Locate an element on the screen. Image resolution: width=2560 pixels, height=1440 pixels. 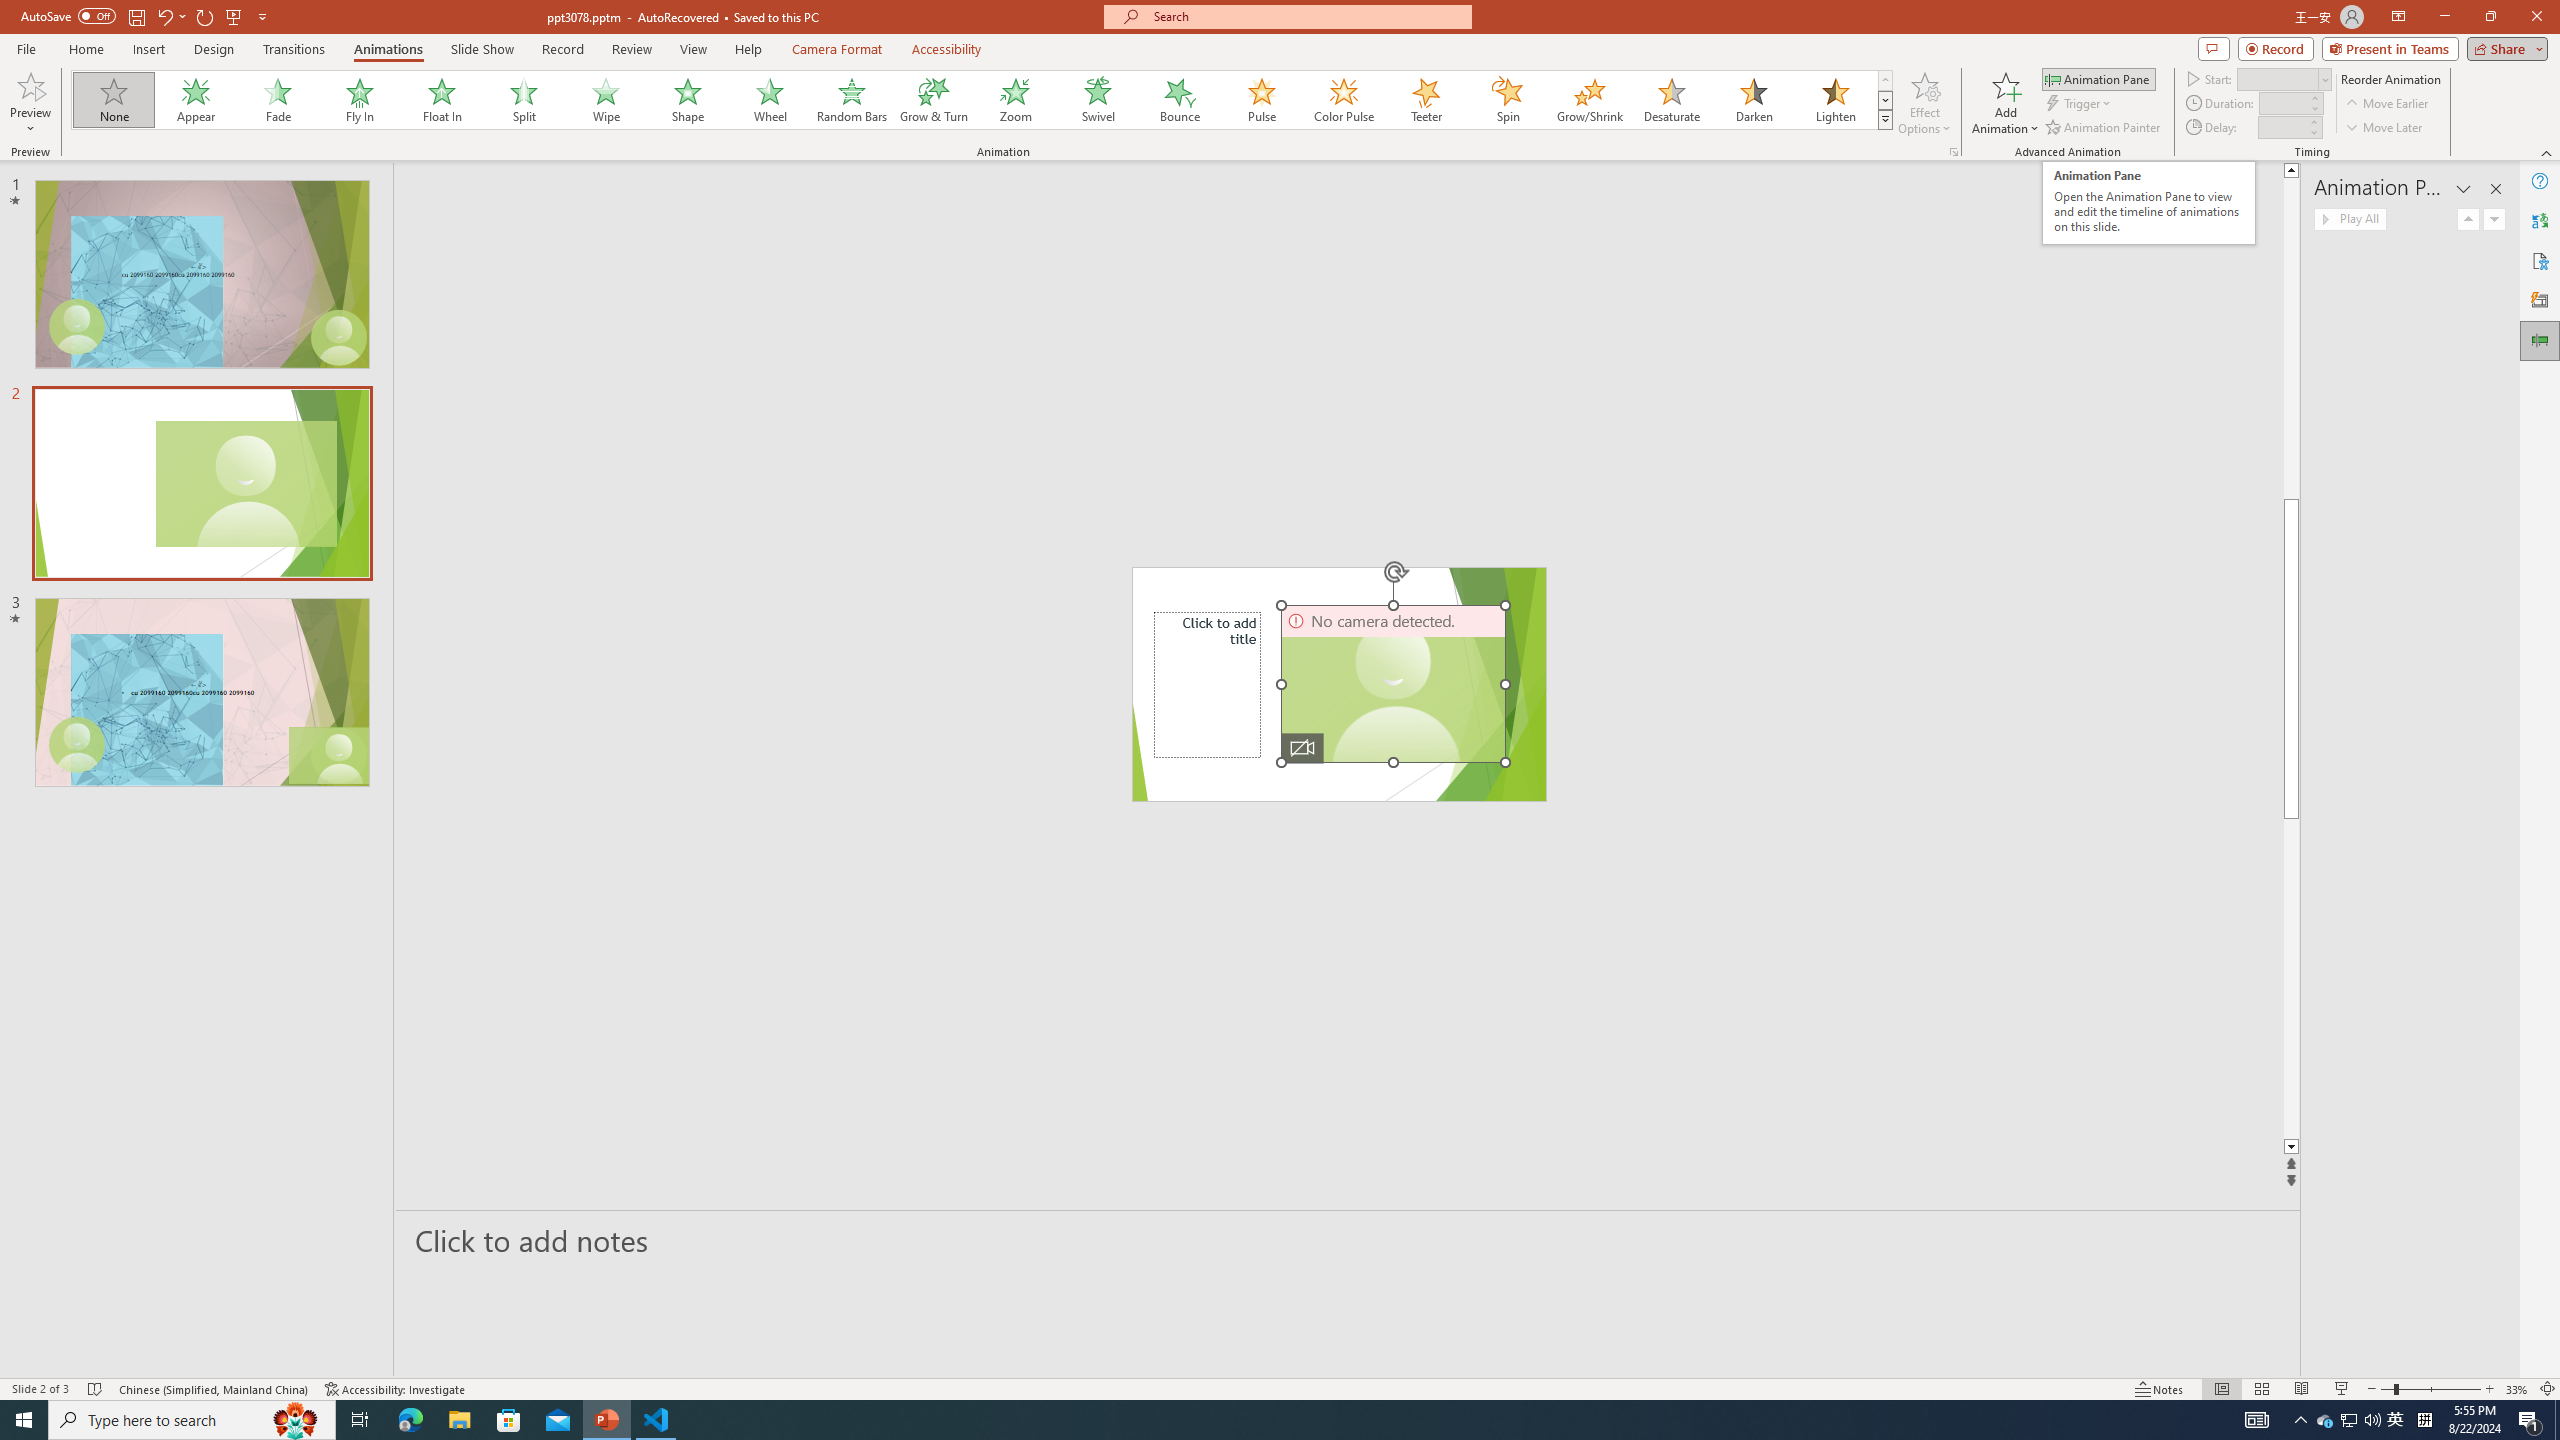
'Fly In' is located at coordinates (359, 99).